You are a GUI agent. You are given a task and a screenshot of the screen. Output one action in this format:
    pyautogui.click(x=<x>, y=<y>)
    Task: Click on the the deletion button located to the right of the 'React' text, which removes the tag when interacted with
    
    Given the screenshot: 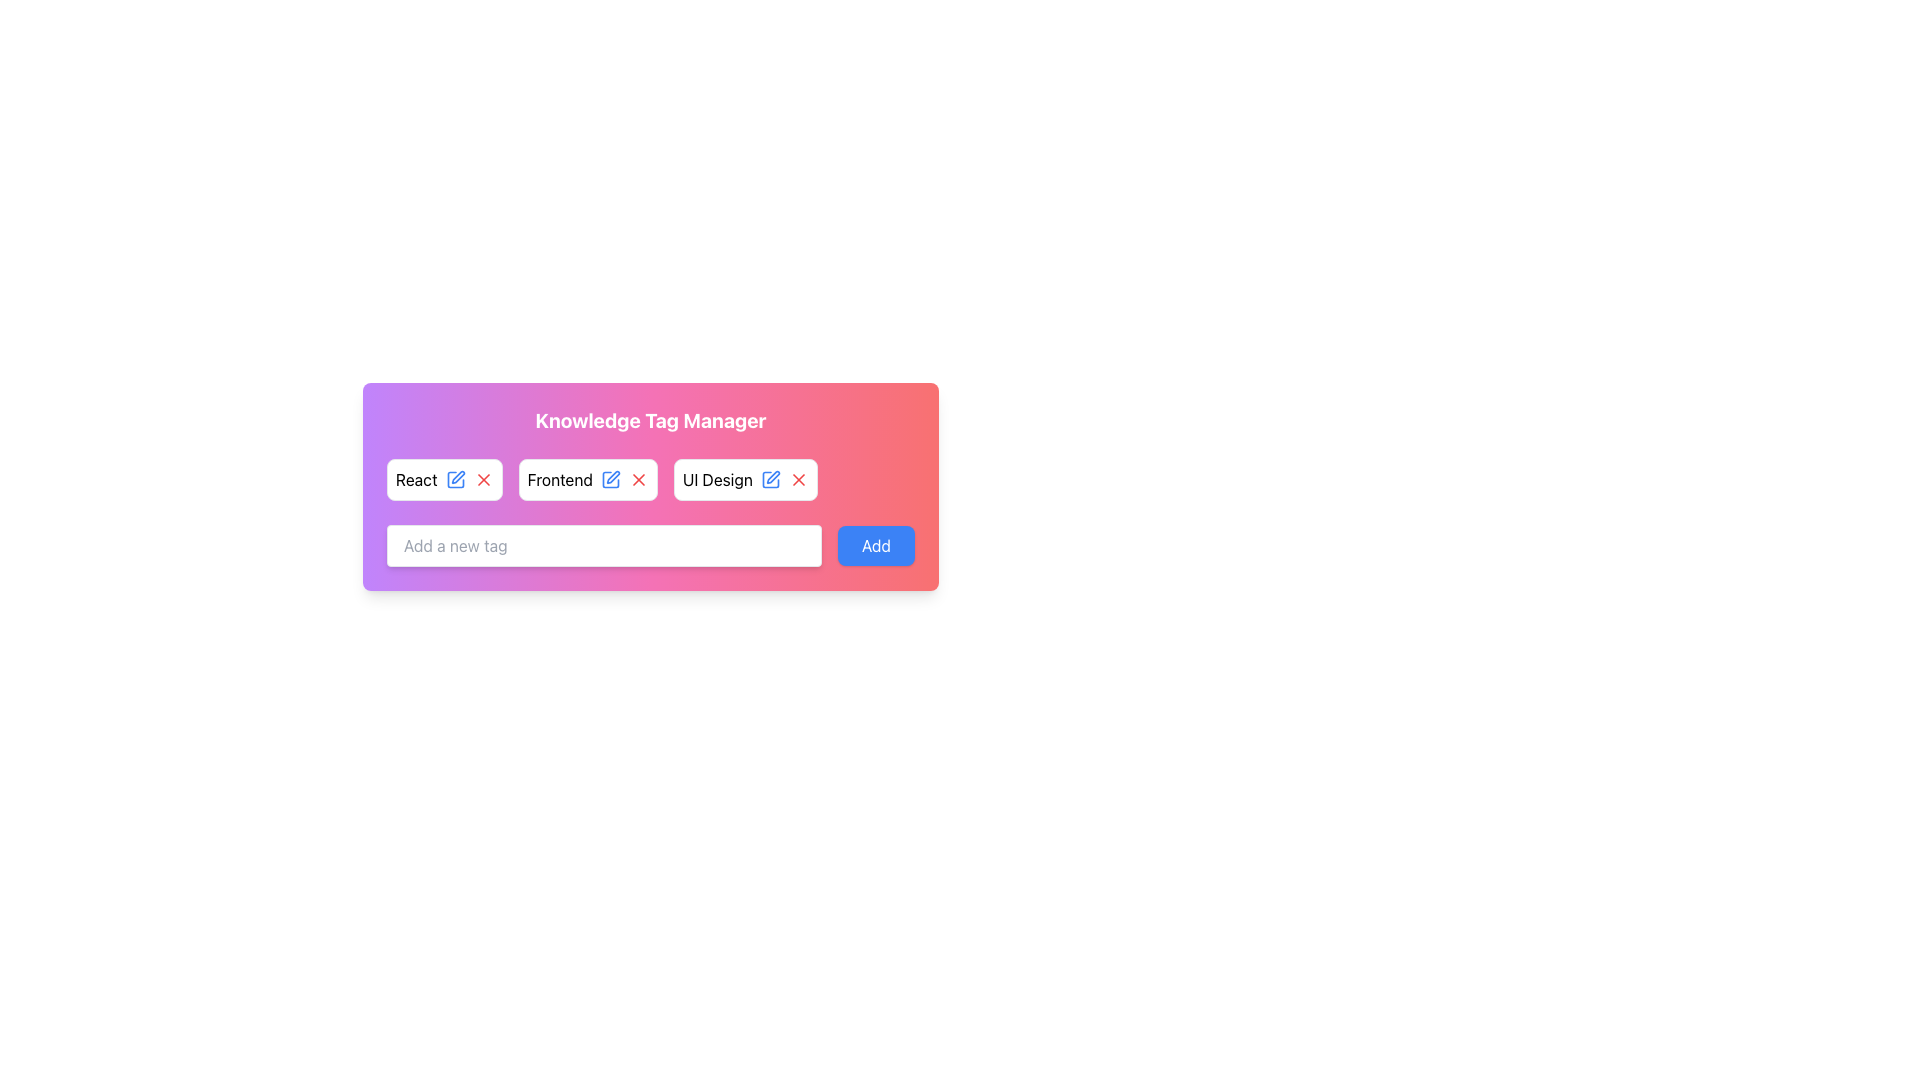 What is the action you would take?
    pyautogui.click(x=483, y=479)
    